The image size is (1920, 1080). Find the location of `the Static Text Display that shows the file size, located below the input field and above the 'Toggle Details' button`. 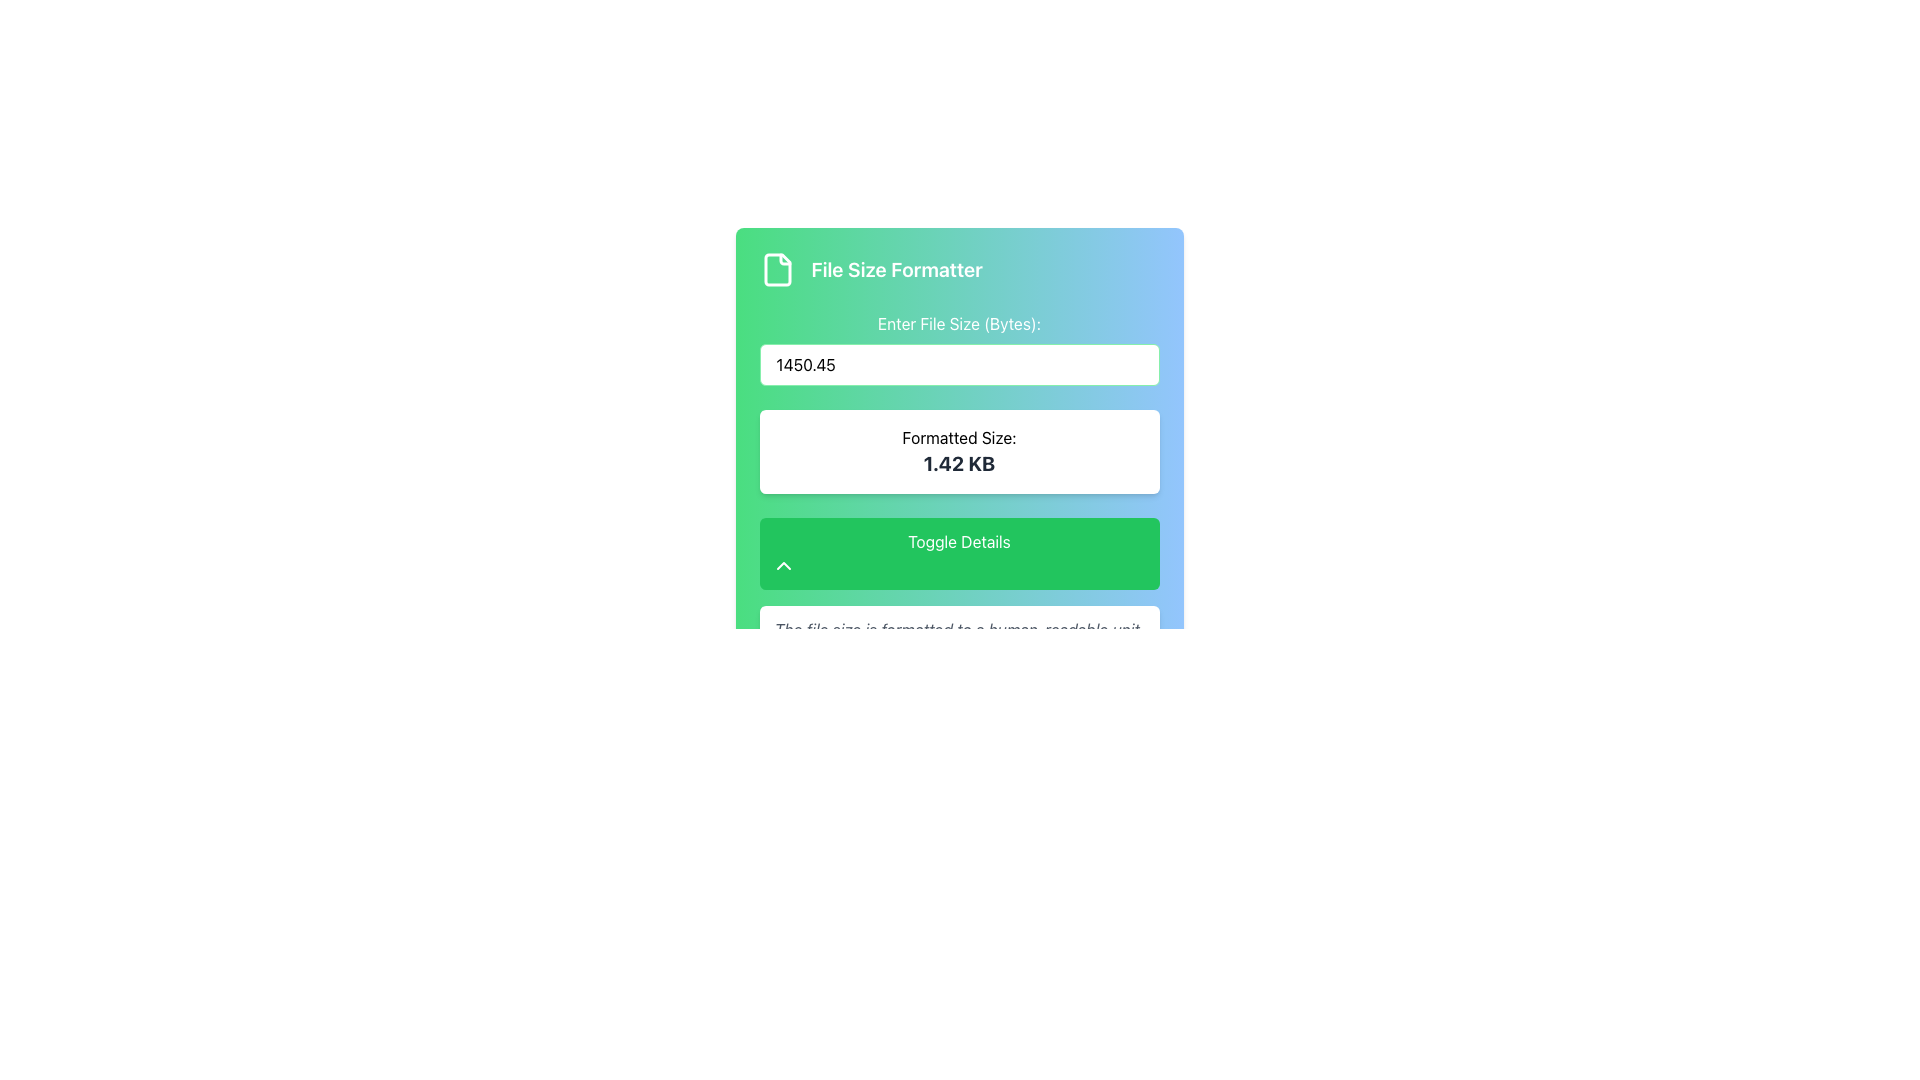

the Static Text Display that shows the file size, located below the input field and above the 'Toggle Details' button is located at coordinates (958, 451).